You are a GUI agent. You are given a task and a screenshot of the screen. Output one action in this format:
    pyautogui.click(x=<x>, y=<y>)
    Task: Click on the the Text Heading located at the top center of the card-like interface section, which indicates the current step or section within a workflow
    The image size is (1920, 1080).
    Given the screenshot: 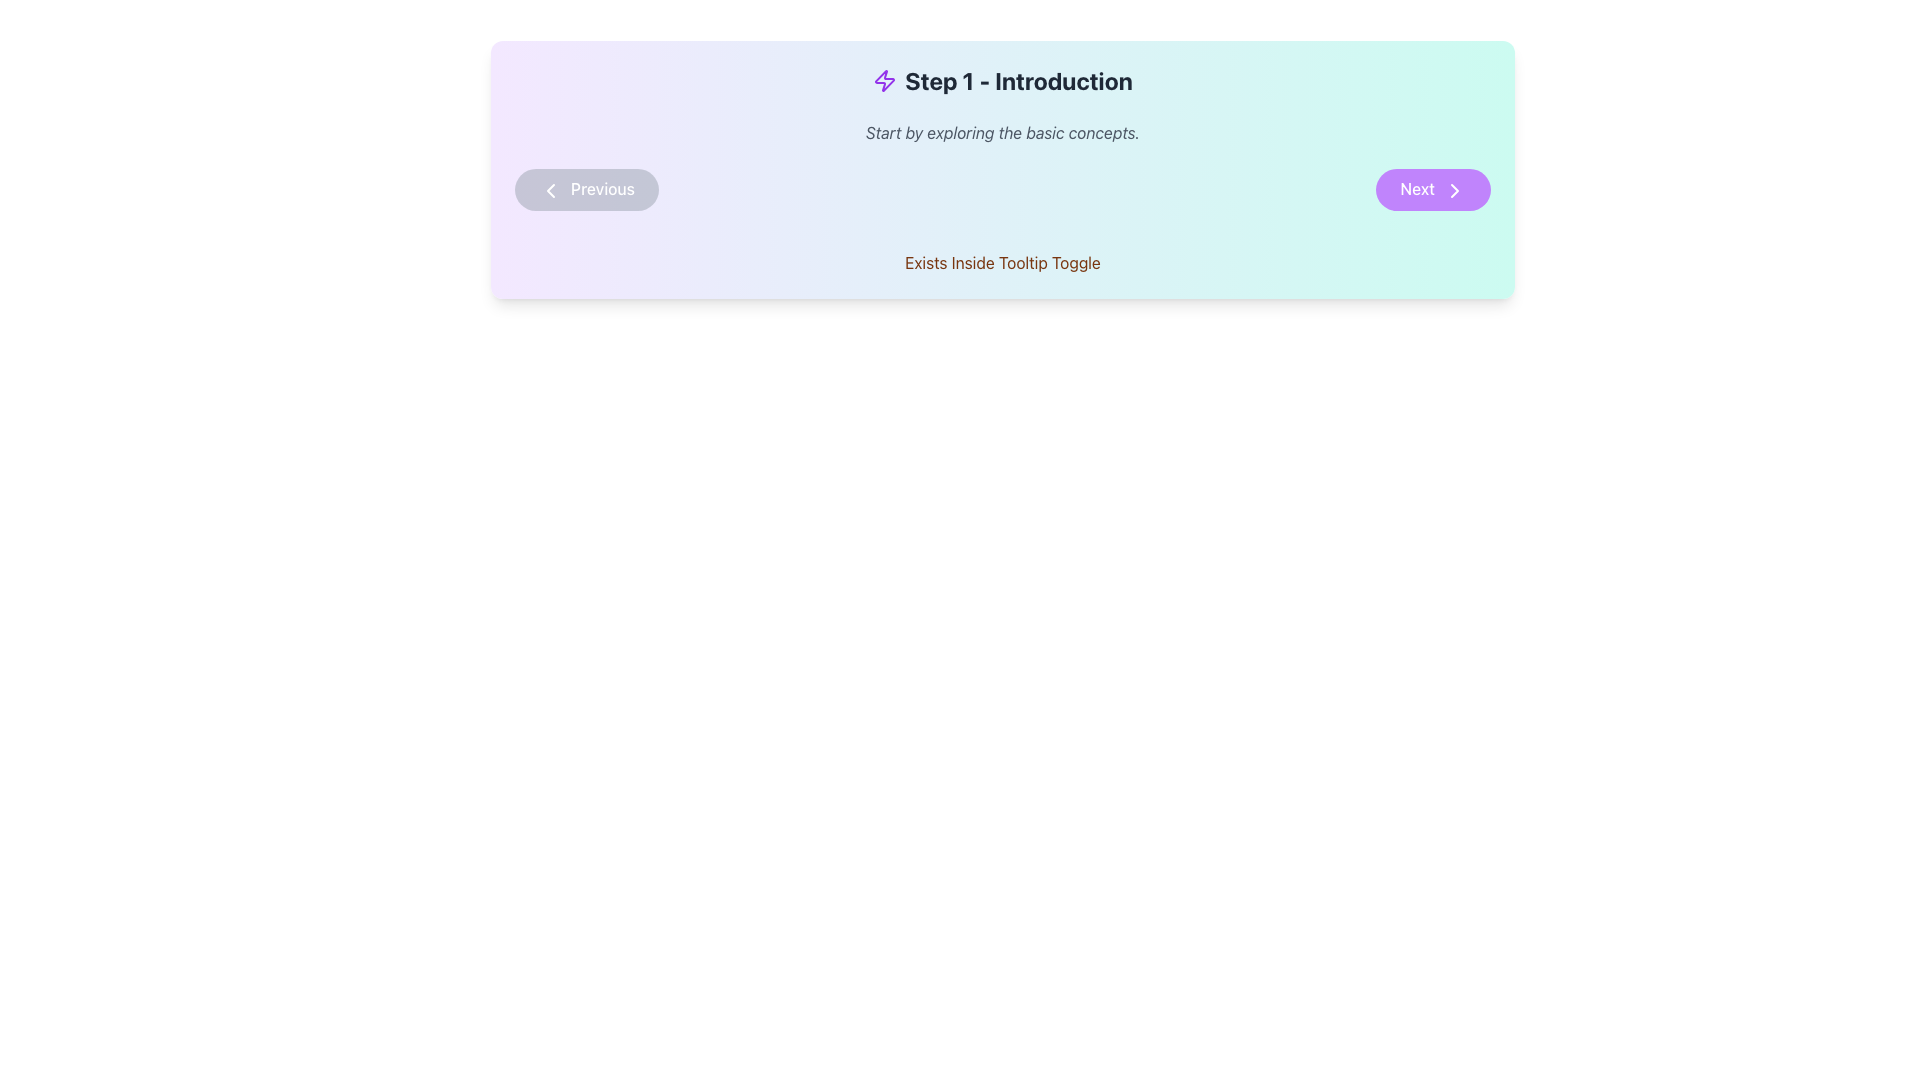 What is the action you would take?
    pyautogui.click(x=1003, y=80)
    